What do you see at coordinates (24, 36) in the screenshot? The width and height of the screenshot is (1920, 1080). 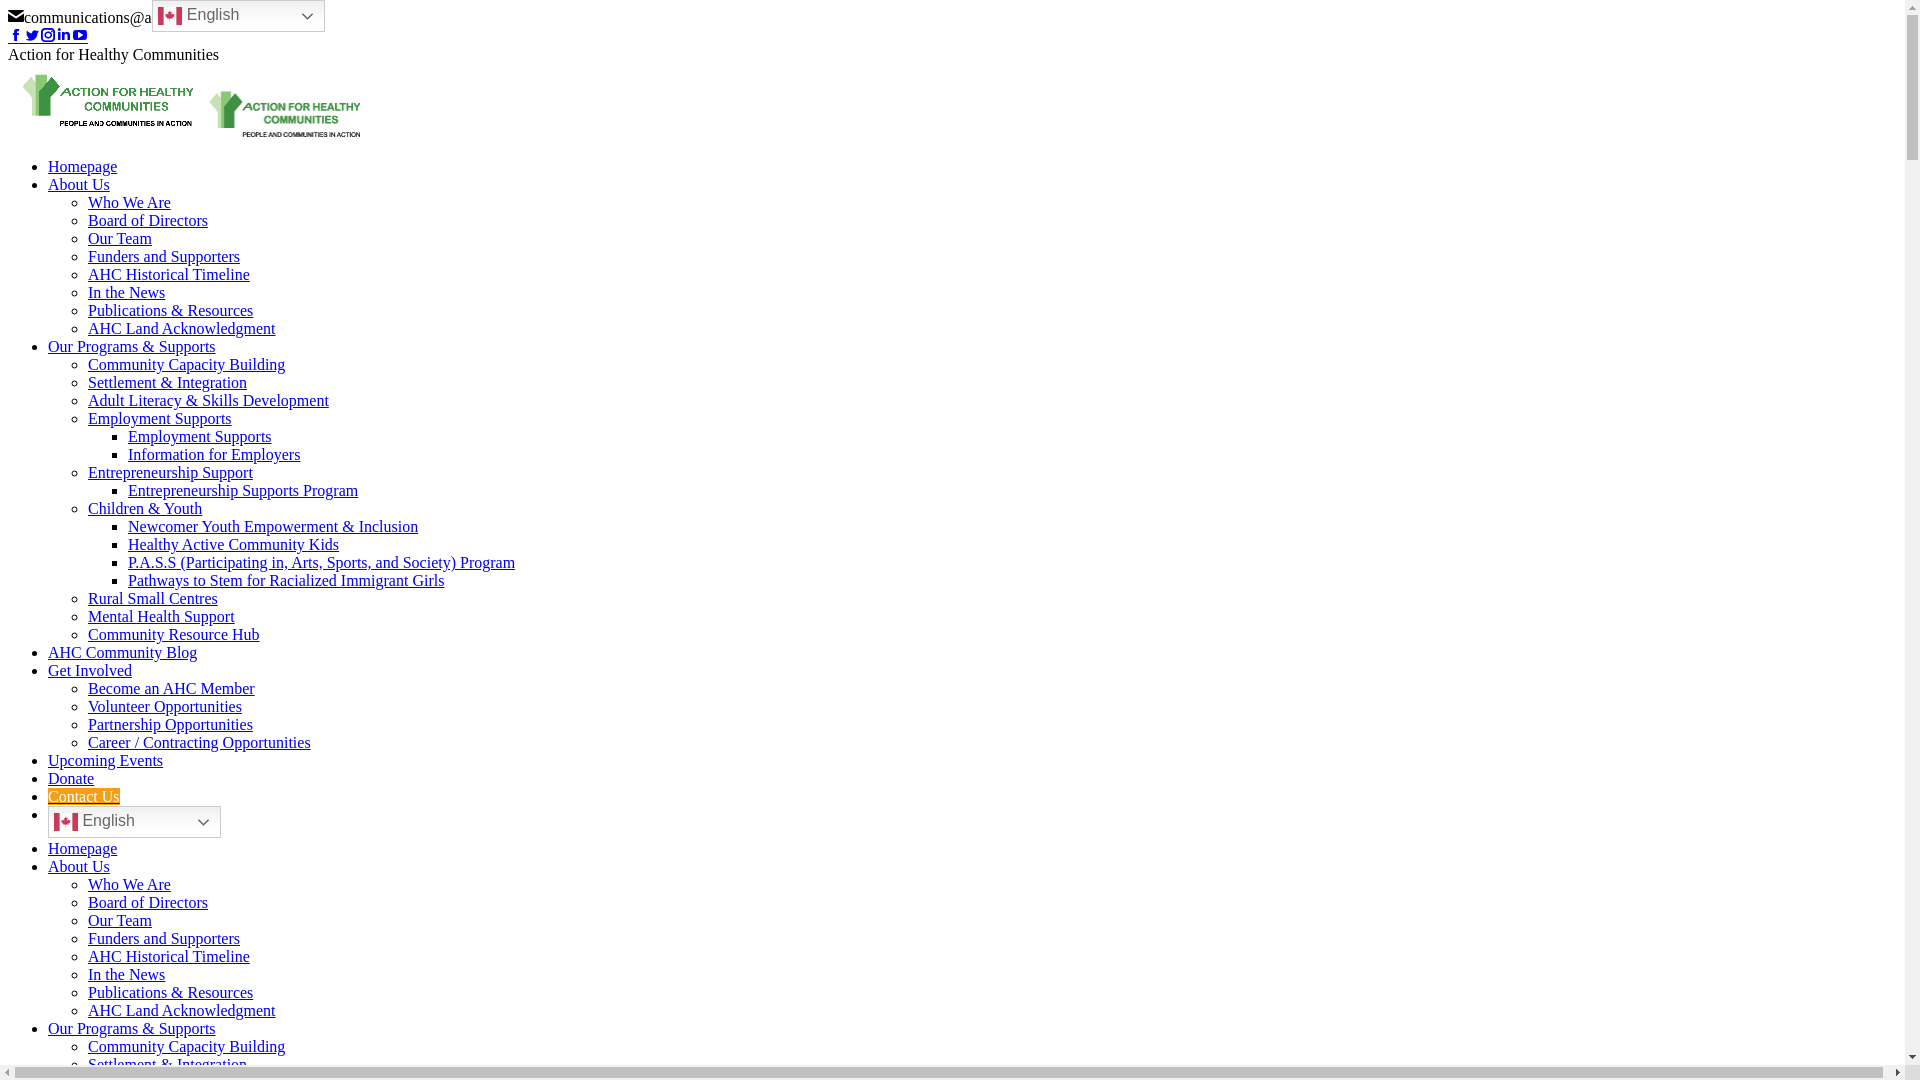 I see `'Twitter page opens in new window'` at bounding box center [24, 36].